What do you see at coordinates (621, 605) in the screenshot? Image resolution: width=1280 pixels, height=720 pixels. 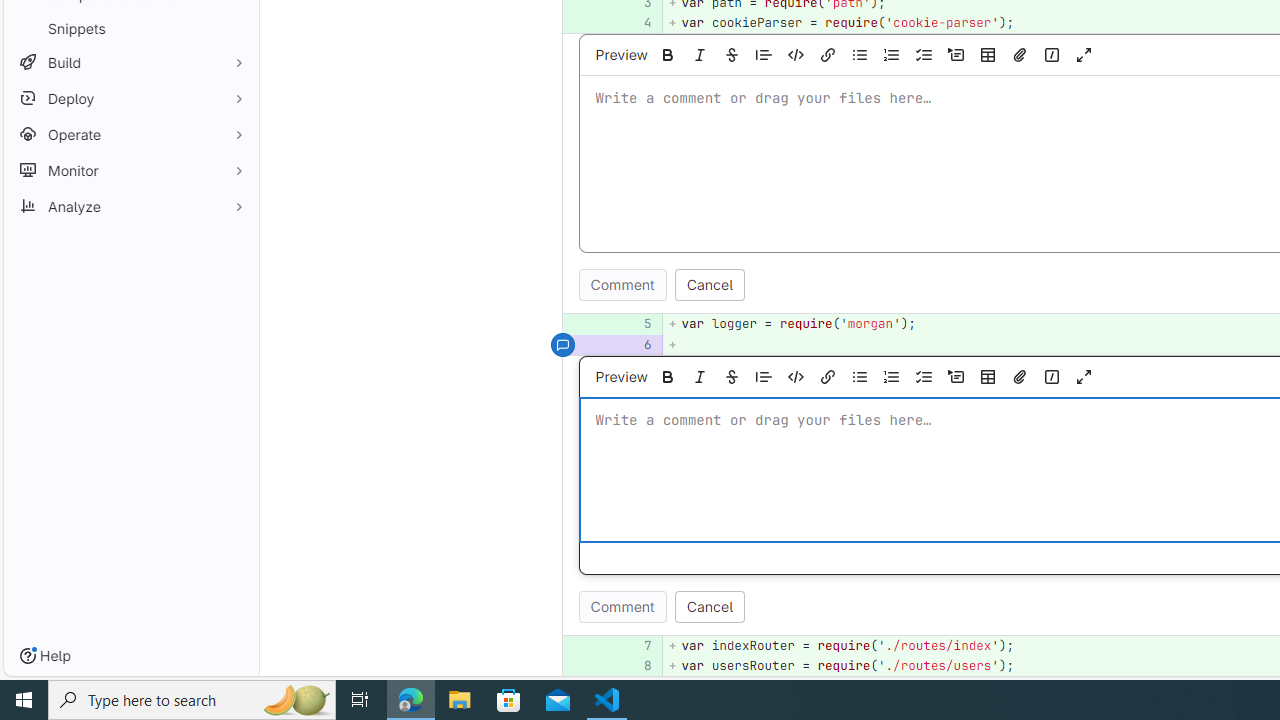 I see `'Comment'` at bounding box center [621, 605].